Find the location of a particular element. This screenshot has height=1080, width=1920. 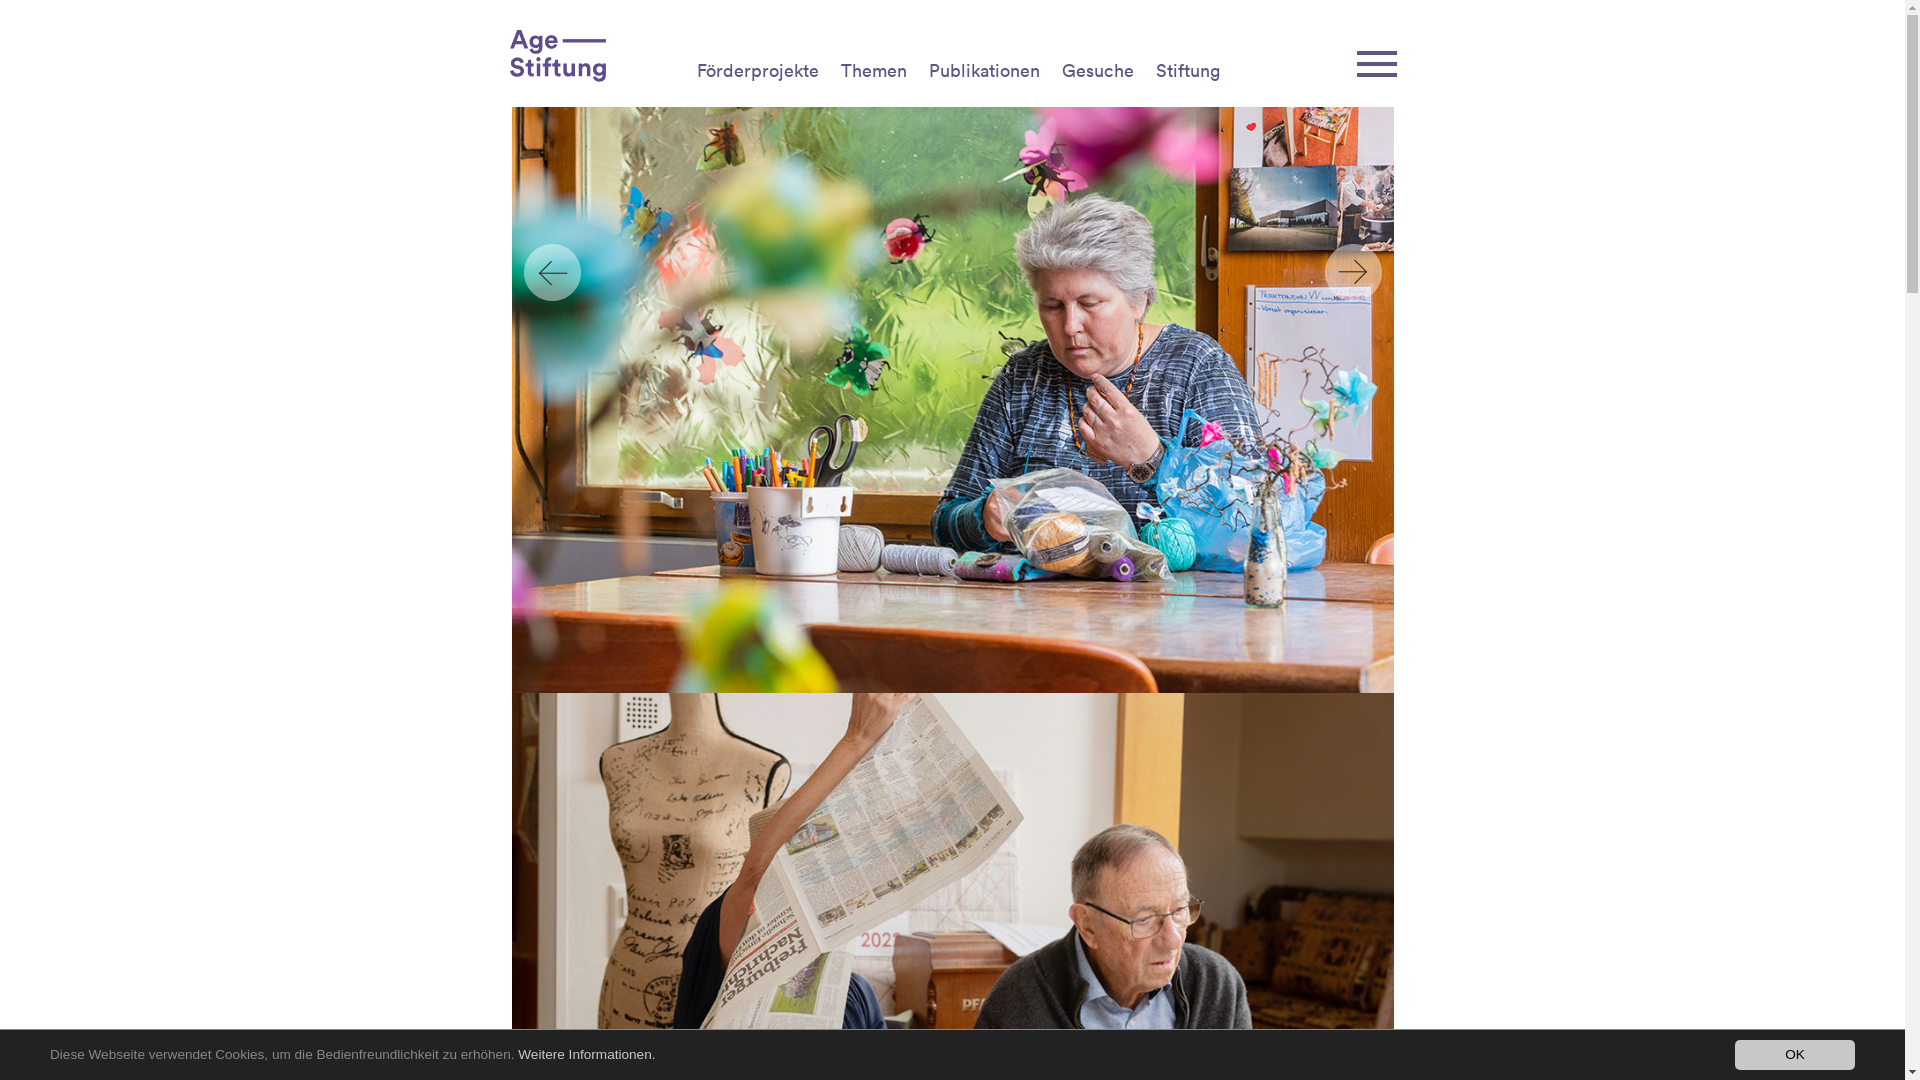

'Themen' is located at coordinates (873, 69).